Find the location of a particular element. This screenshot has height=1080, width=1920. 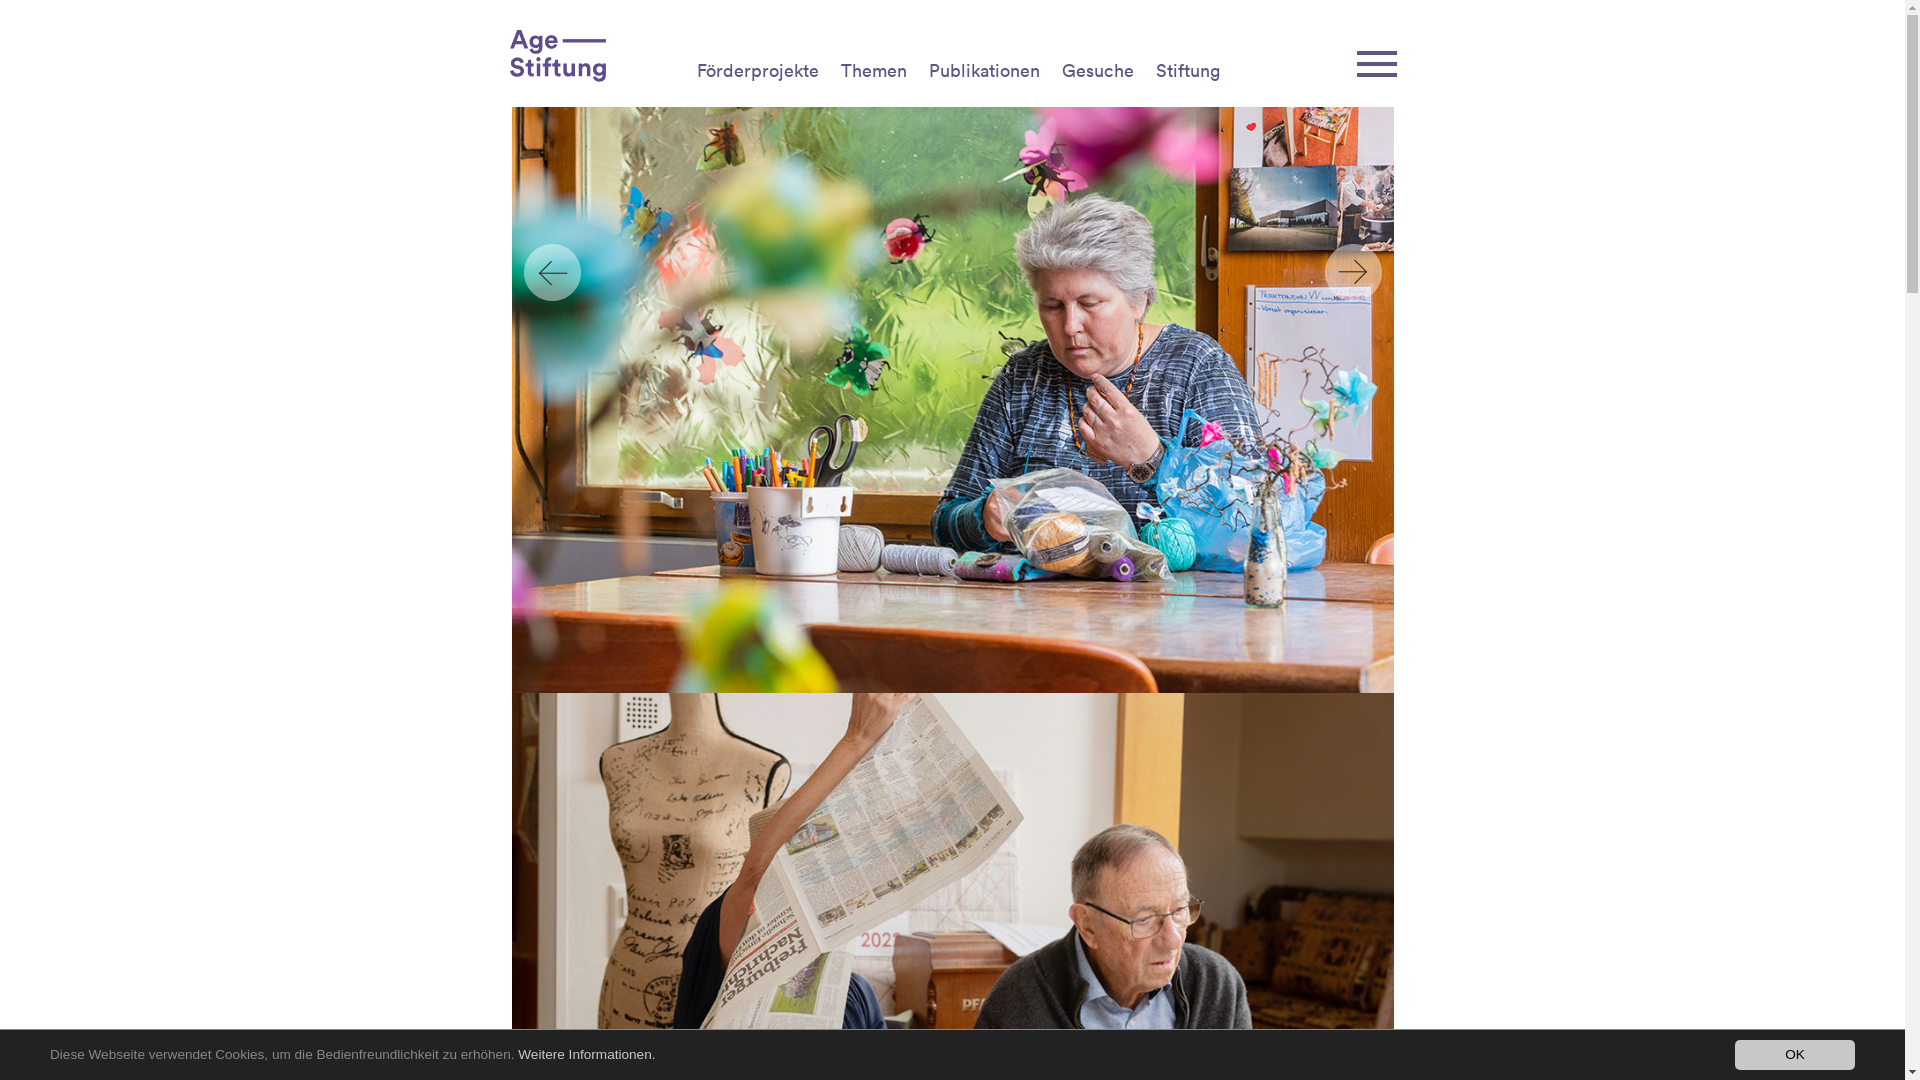

'Themen' is located at coordinates (873, 69).